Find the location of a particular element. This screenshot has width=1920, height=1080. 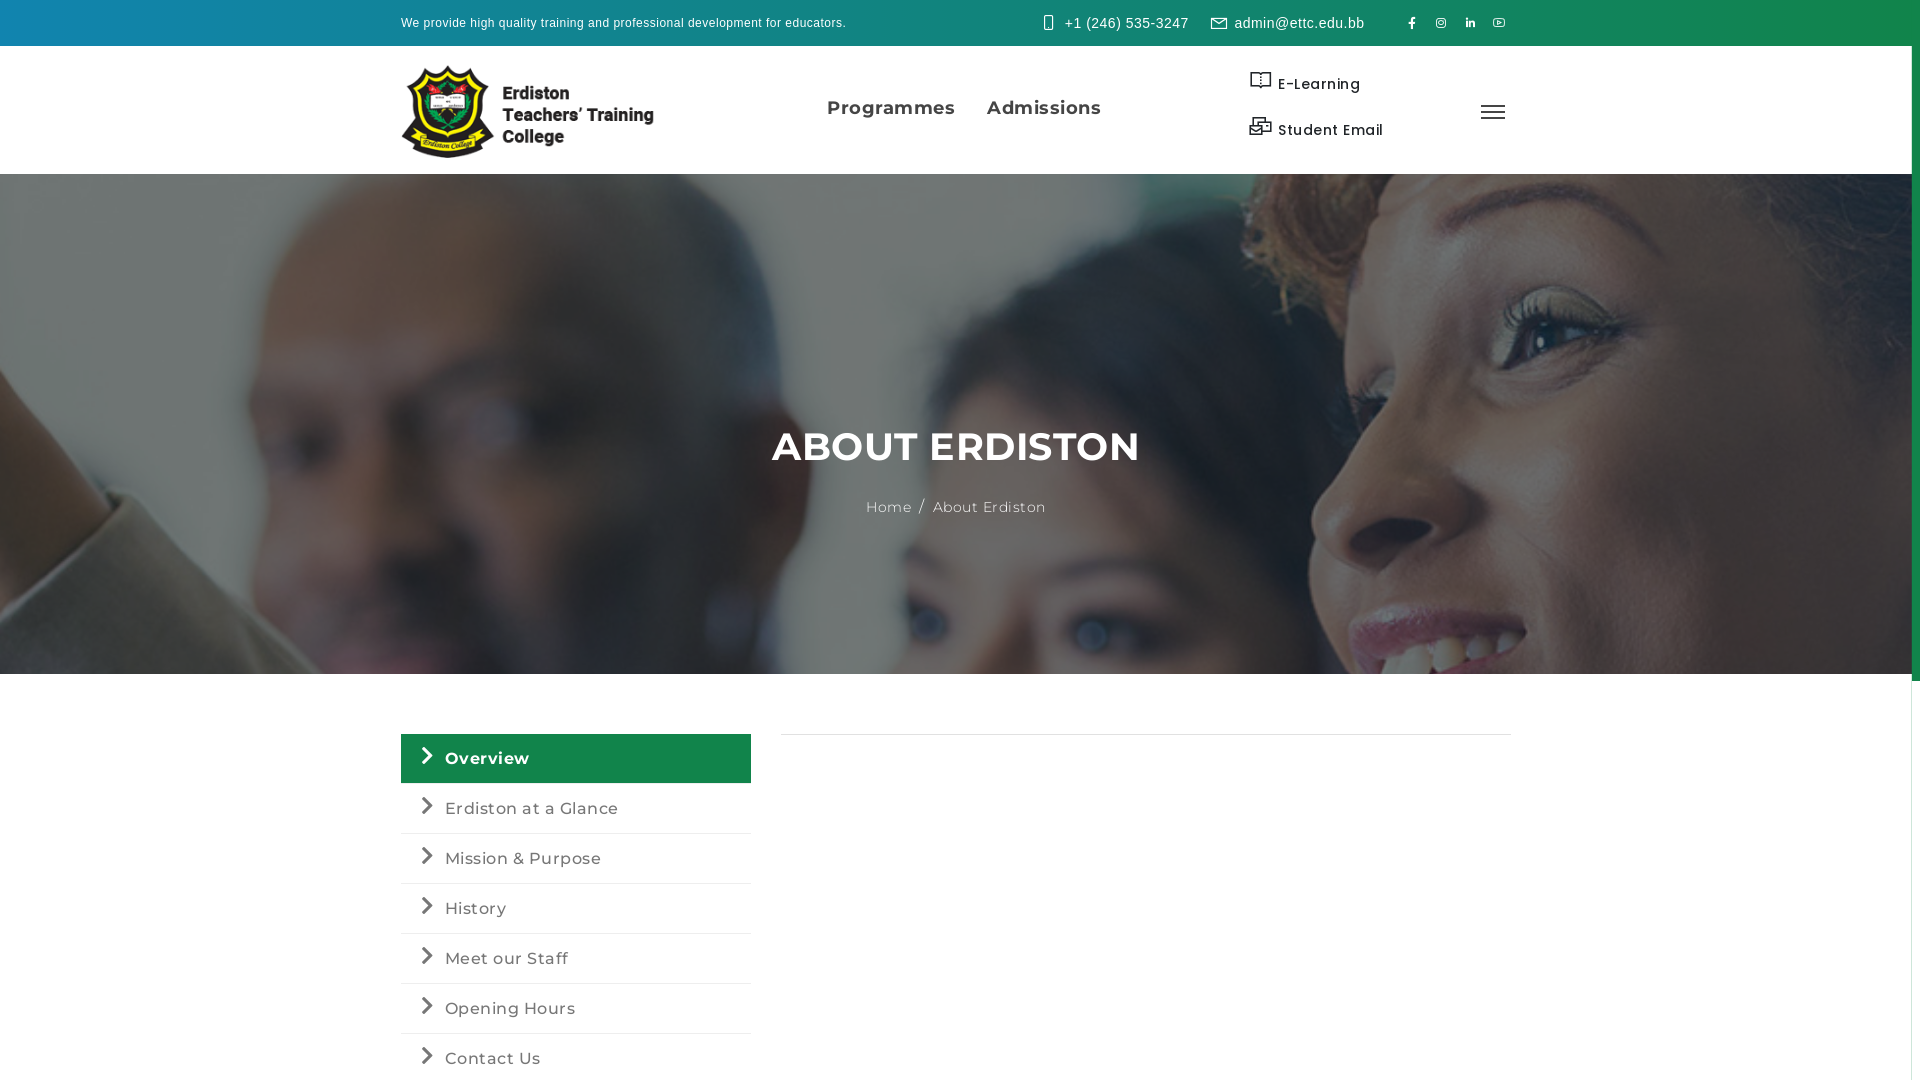

'Programmes' is located at coordinates (890, 106).